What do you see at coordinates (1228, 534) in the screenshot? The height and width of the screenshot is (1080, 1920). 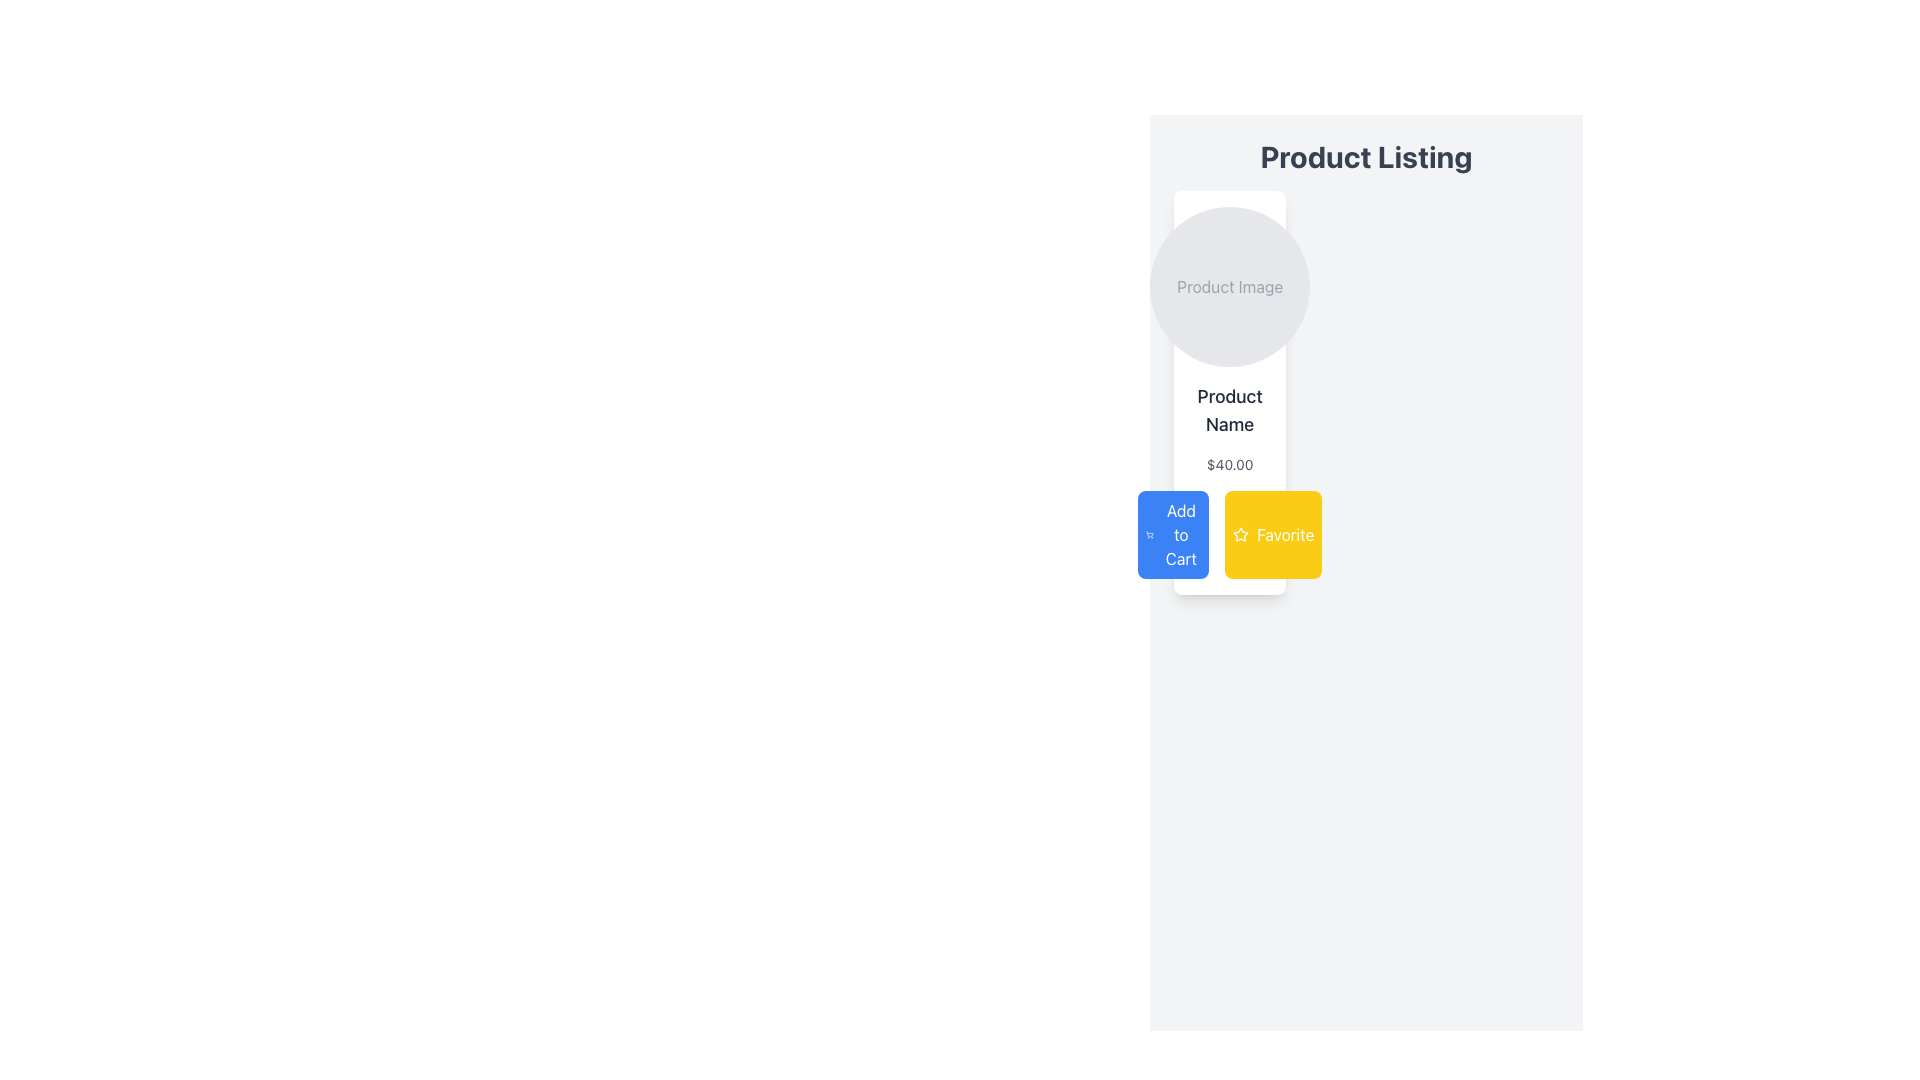 I see `the 'Favorite' button located to the right of the 'Add to Cart' button at the bottom of the product display card to mark the product as a favorite` at bounding box center [1228, 534].